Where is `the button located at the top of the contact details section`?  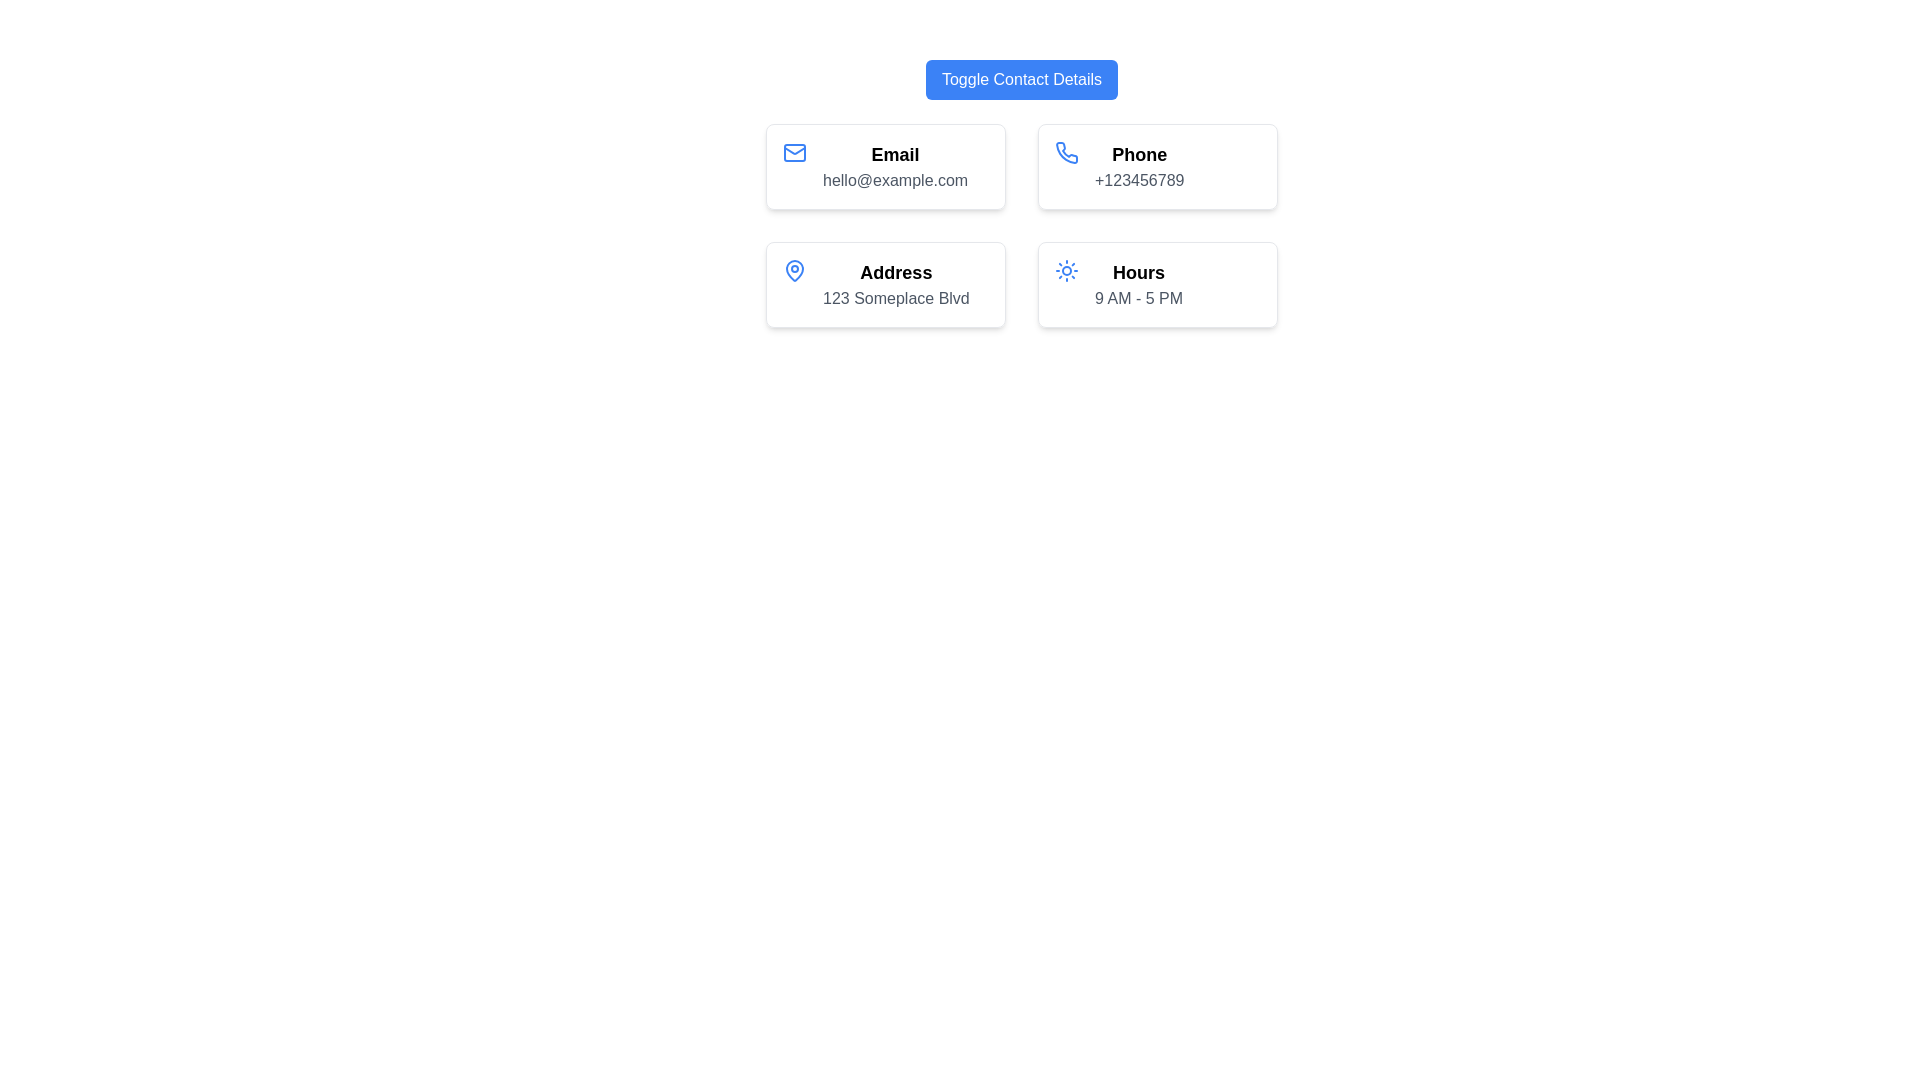
the button located at the top of the contact details section is located at coordinates (1022, 79).